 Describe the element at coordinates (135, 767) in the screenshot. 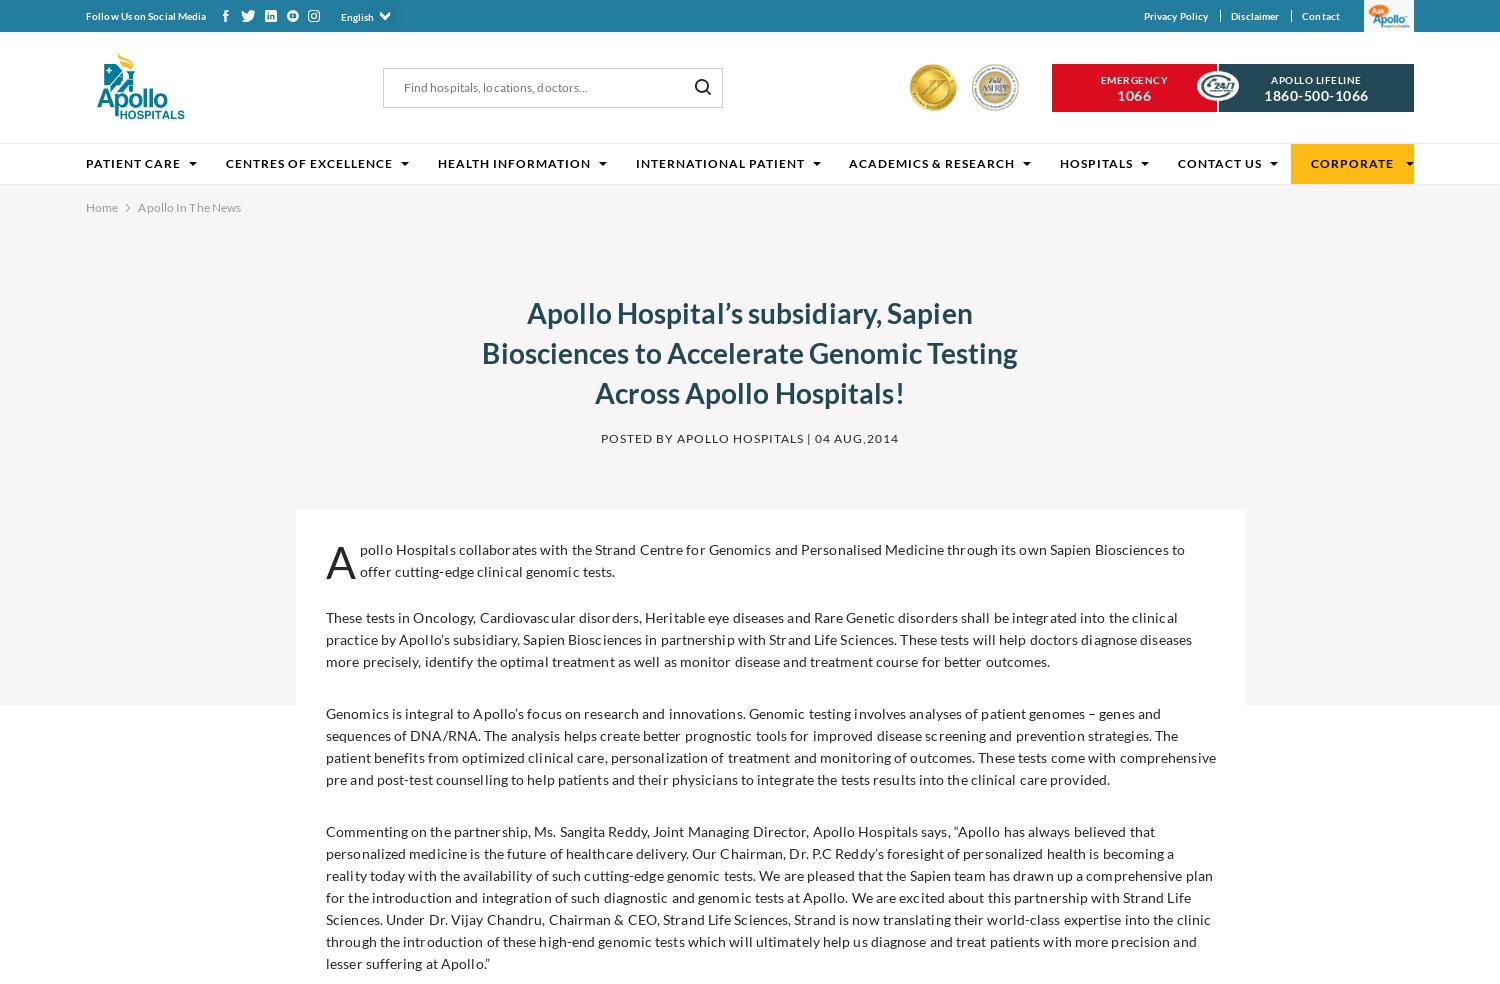

I see `'Apollo Hospitals expands presence in Kolkata.'` at that location.